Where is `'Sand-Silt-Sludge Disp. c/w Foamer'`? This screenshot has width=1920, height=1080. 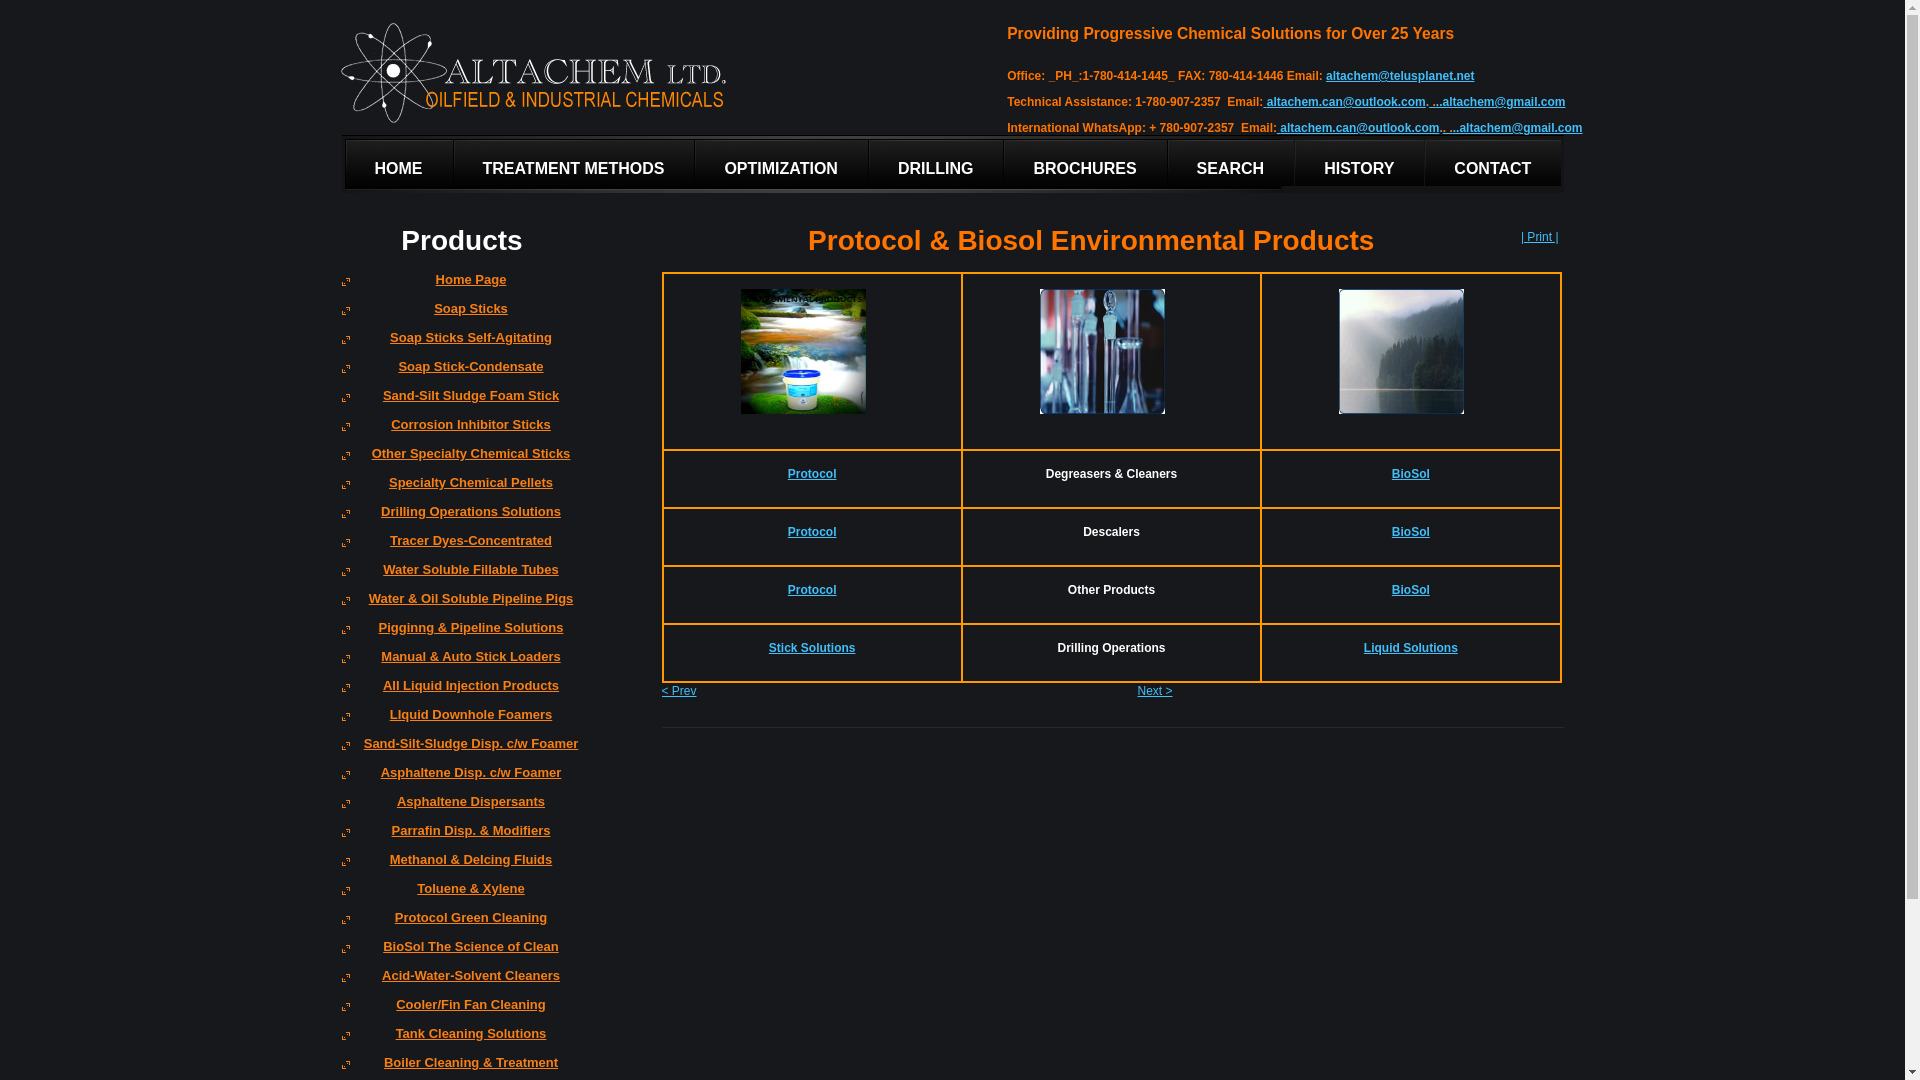 'Sand-Silt-Sludge Disp. c/w Foamer' is located at coordinates (461, 750).